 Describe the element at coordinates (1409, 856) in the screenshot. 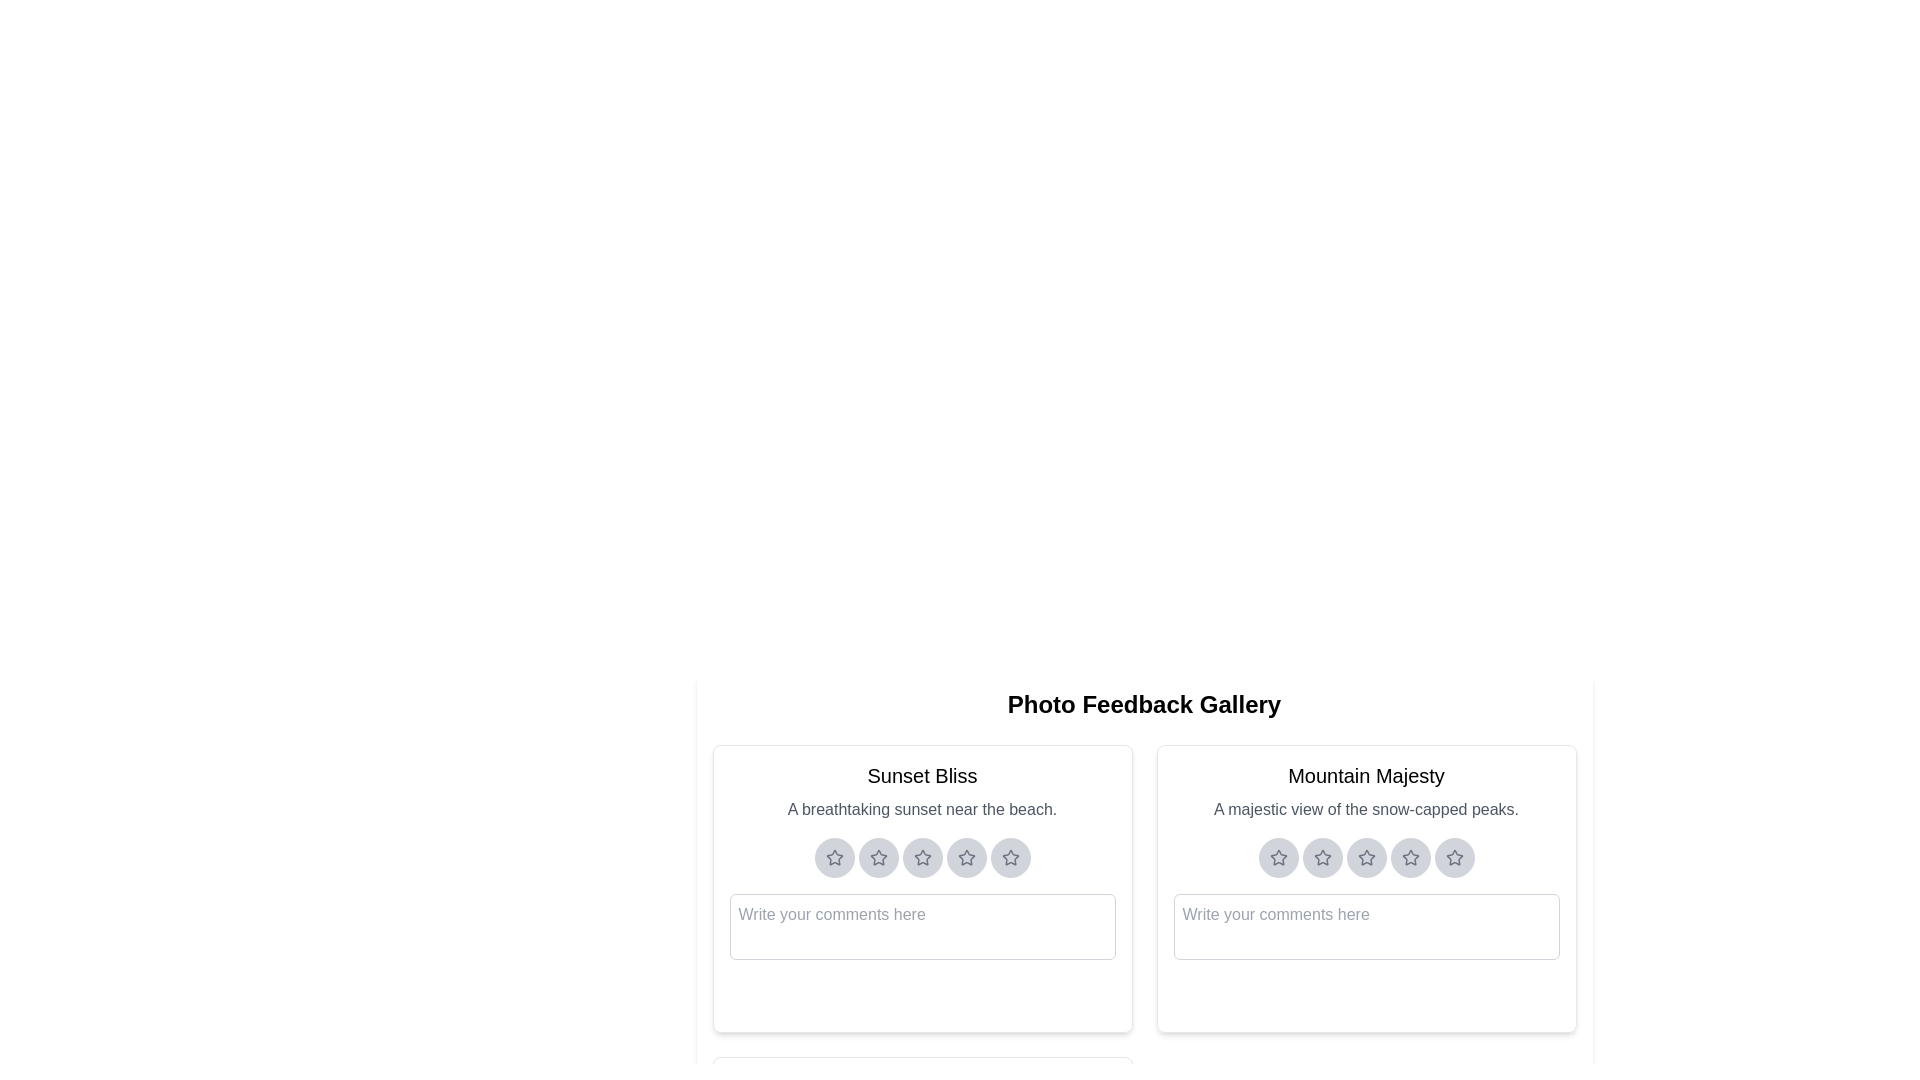

I see `the third star icon used for rating under the photo description 'Mountain Majesty'` at that location.